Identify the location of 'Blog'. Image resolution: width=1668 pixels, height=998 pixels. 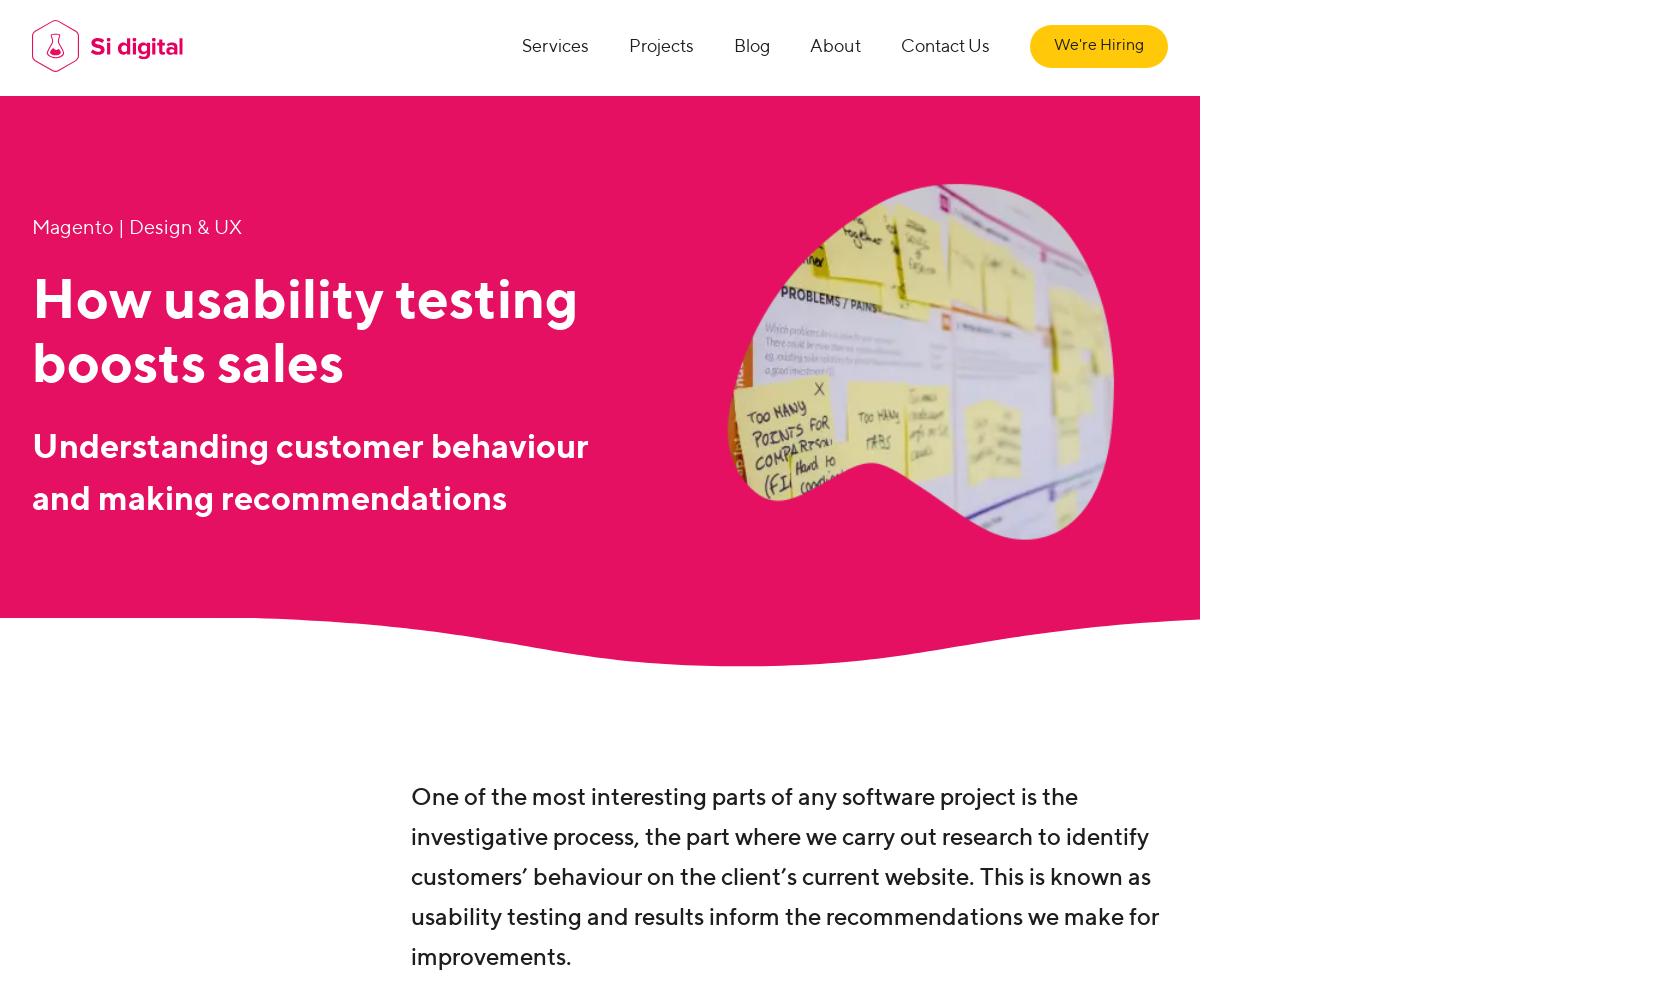
(733, 47).